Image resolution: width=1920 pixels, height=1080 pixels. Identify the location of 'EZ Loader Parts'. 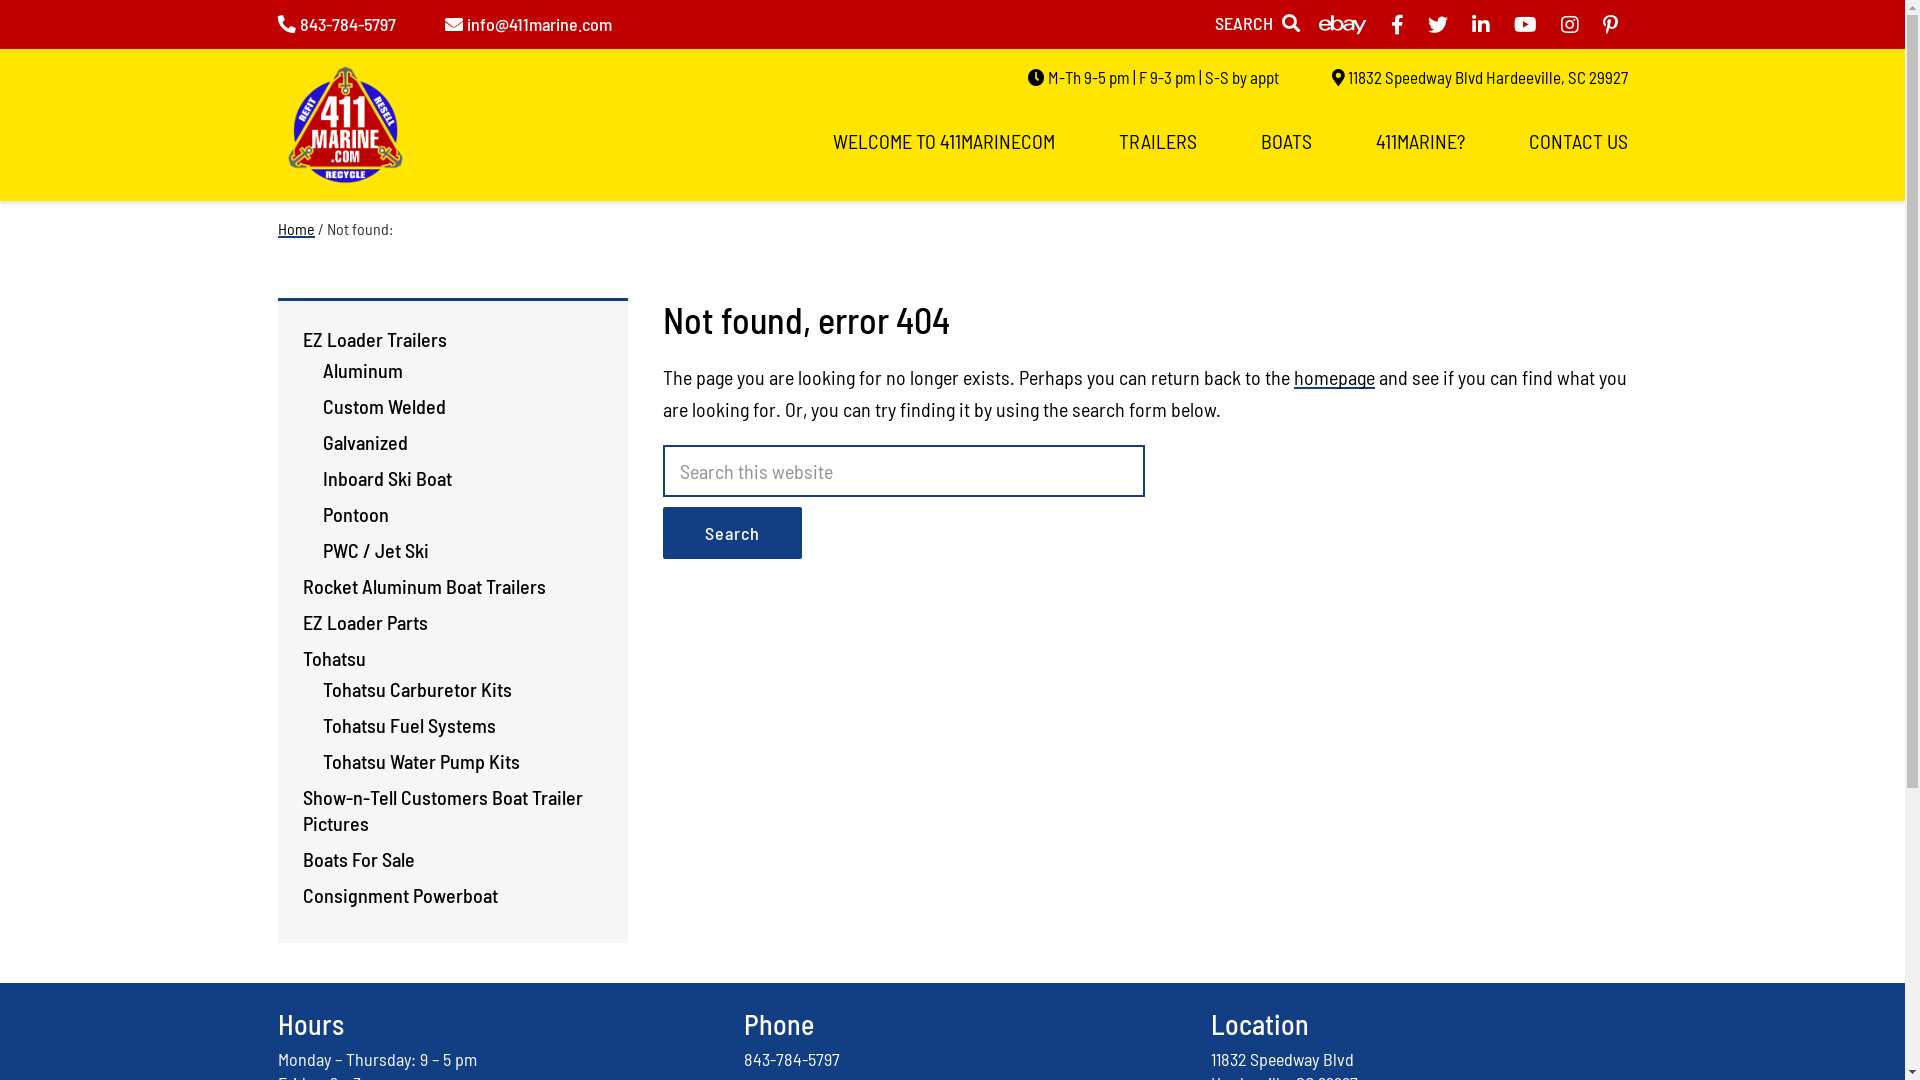
(364, 620).